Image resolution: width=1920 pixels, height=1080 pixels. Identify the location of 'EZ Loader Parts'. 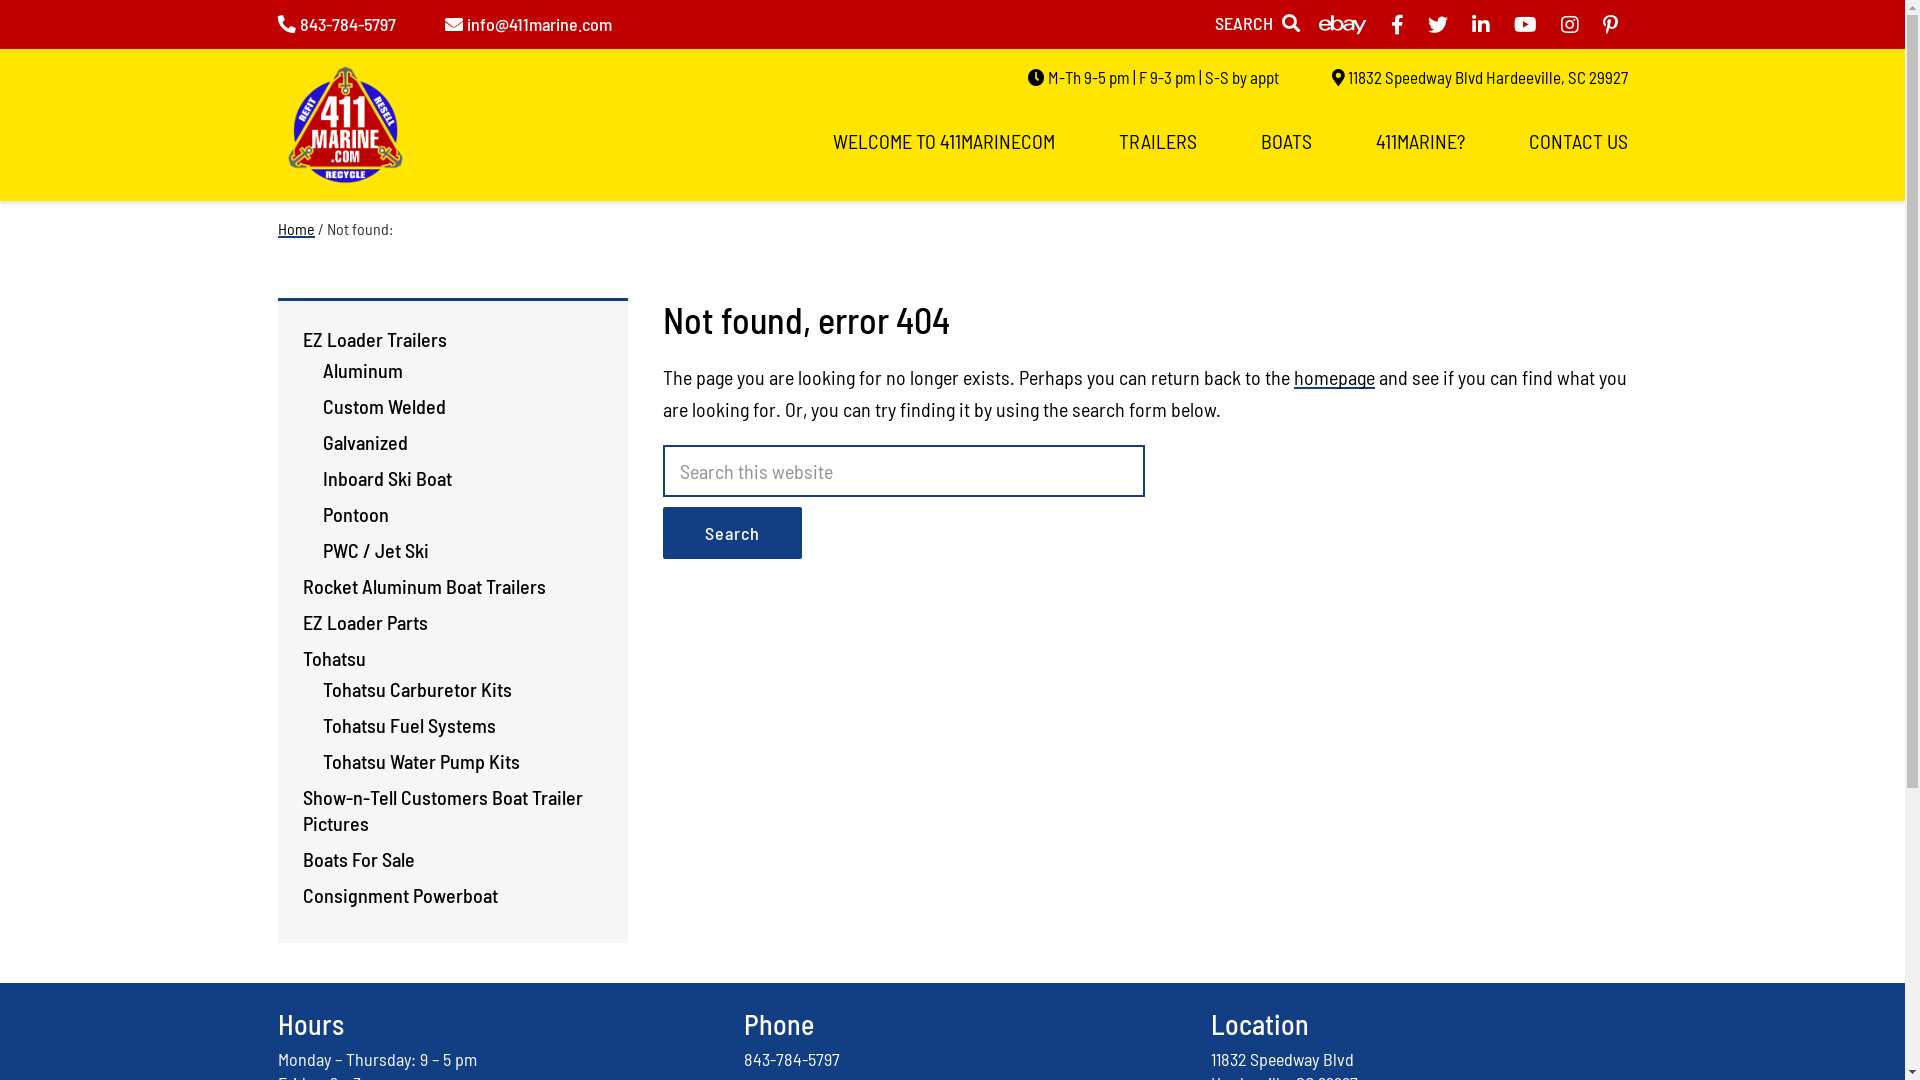
(364, 620).